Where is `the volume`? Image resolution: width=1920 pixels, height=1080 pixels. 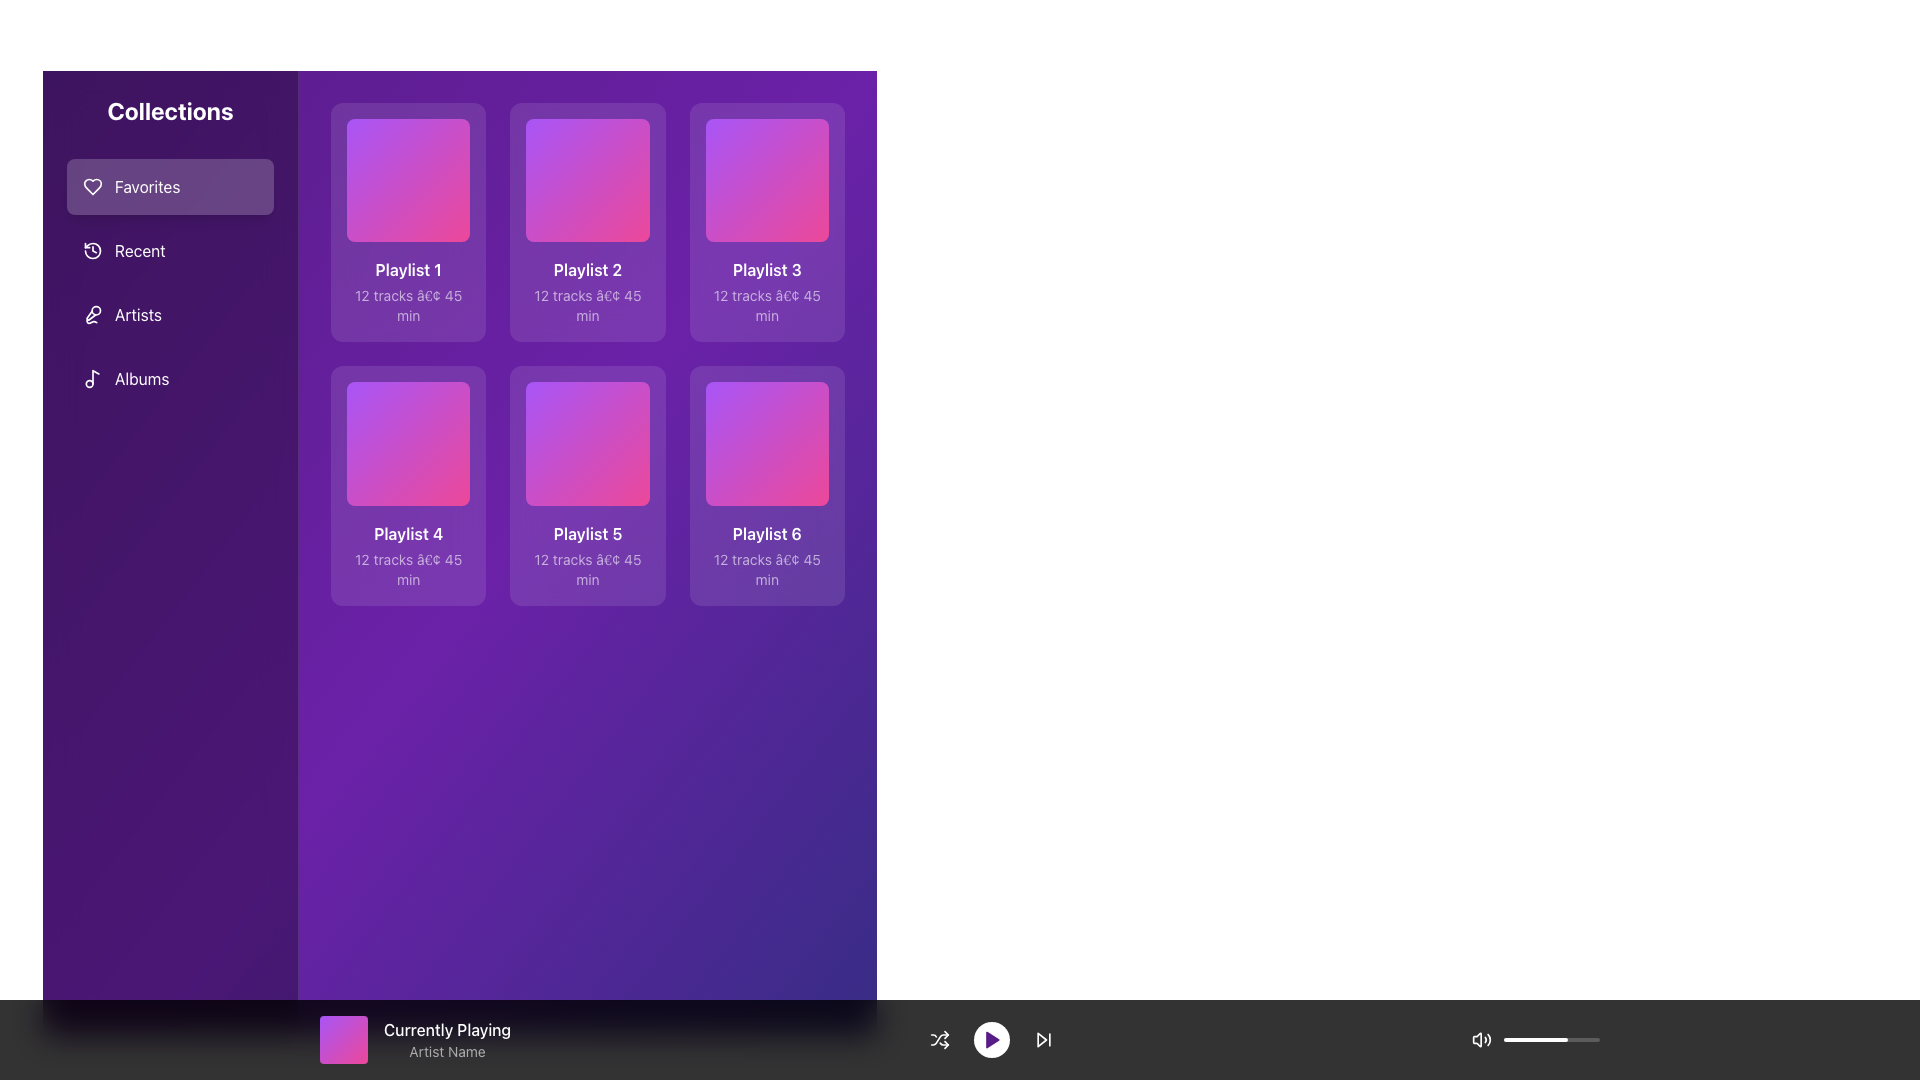
the volume is located at coordinates (1540, 1039).